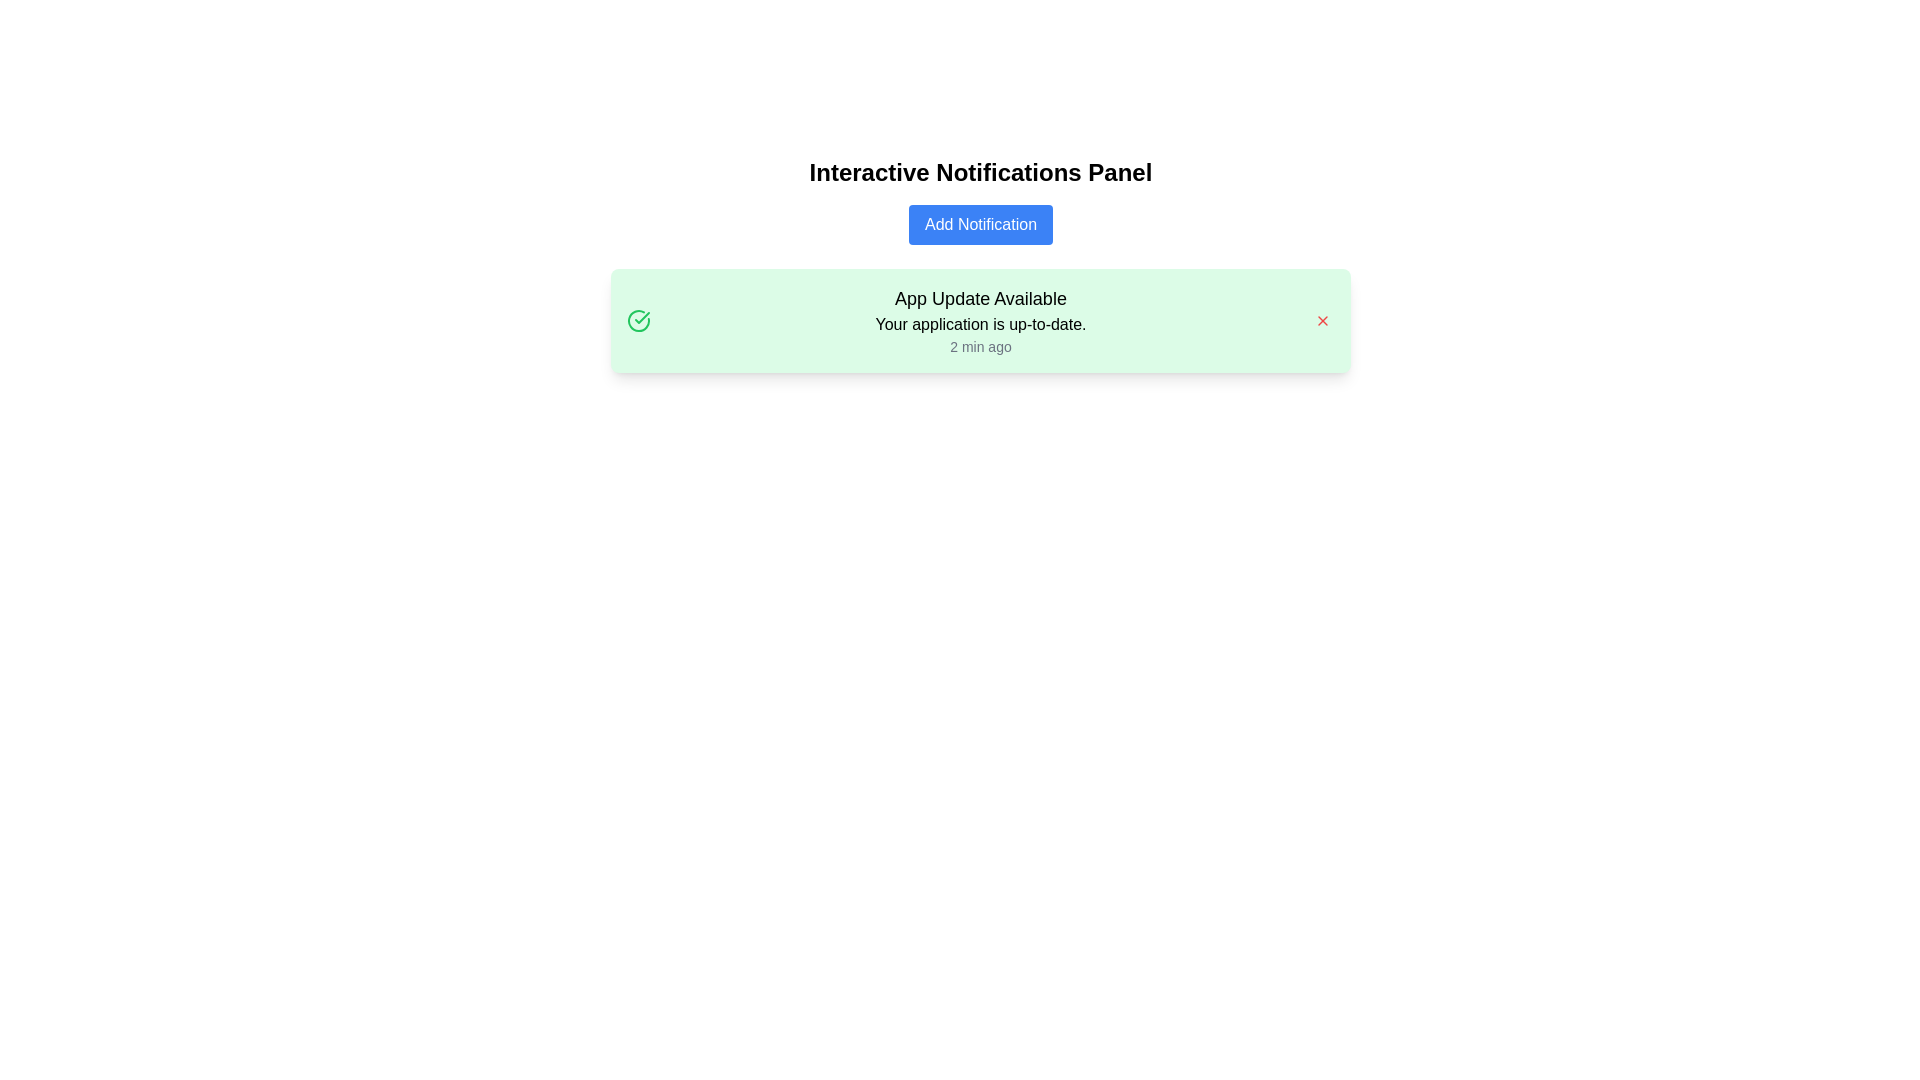 The height and width of the screenshot is (1080, 1920). Describe the element at coordinates (1323, 319) in the screenshot. I see `the Close Button icon located at the top-right corner of the green notification box` at that location.